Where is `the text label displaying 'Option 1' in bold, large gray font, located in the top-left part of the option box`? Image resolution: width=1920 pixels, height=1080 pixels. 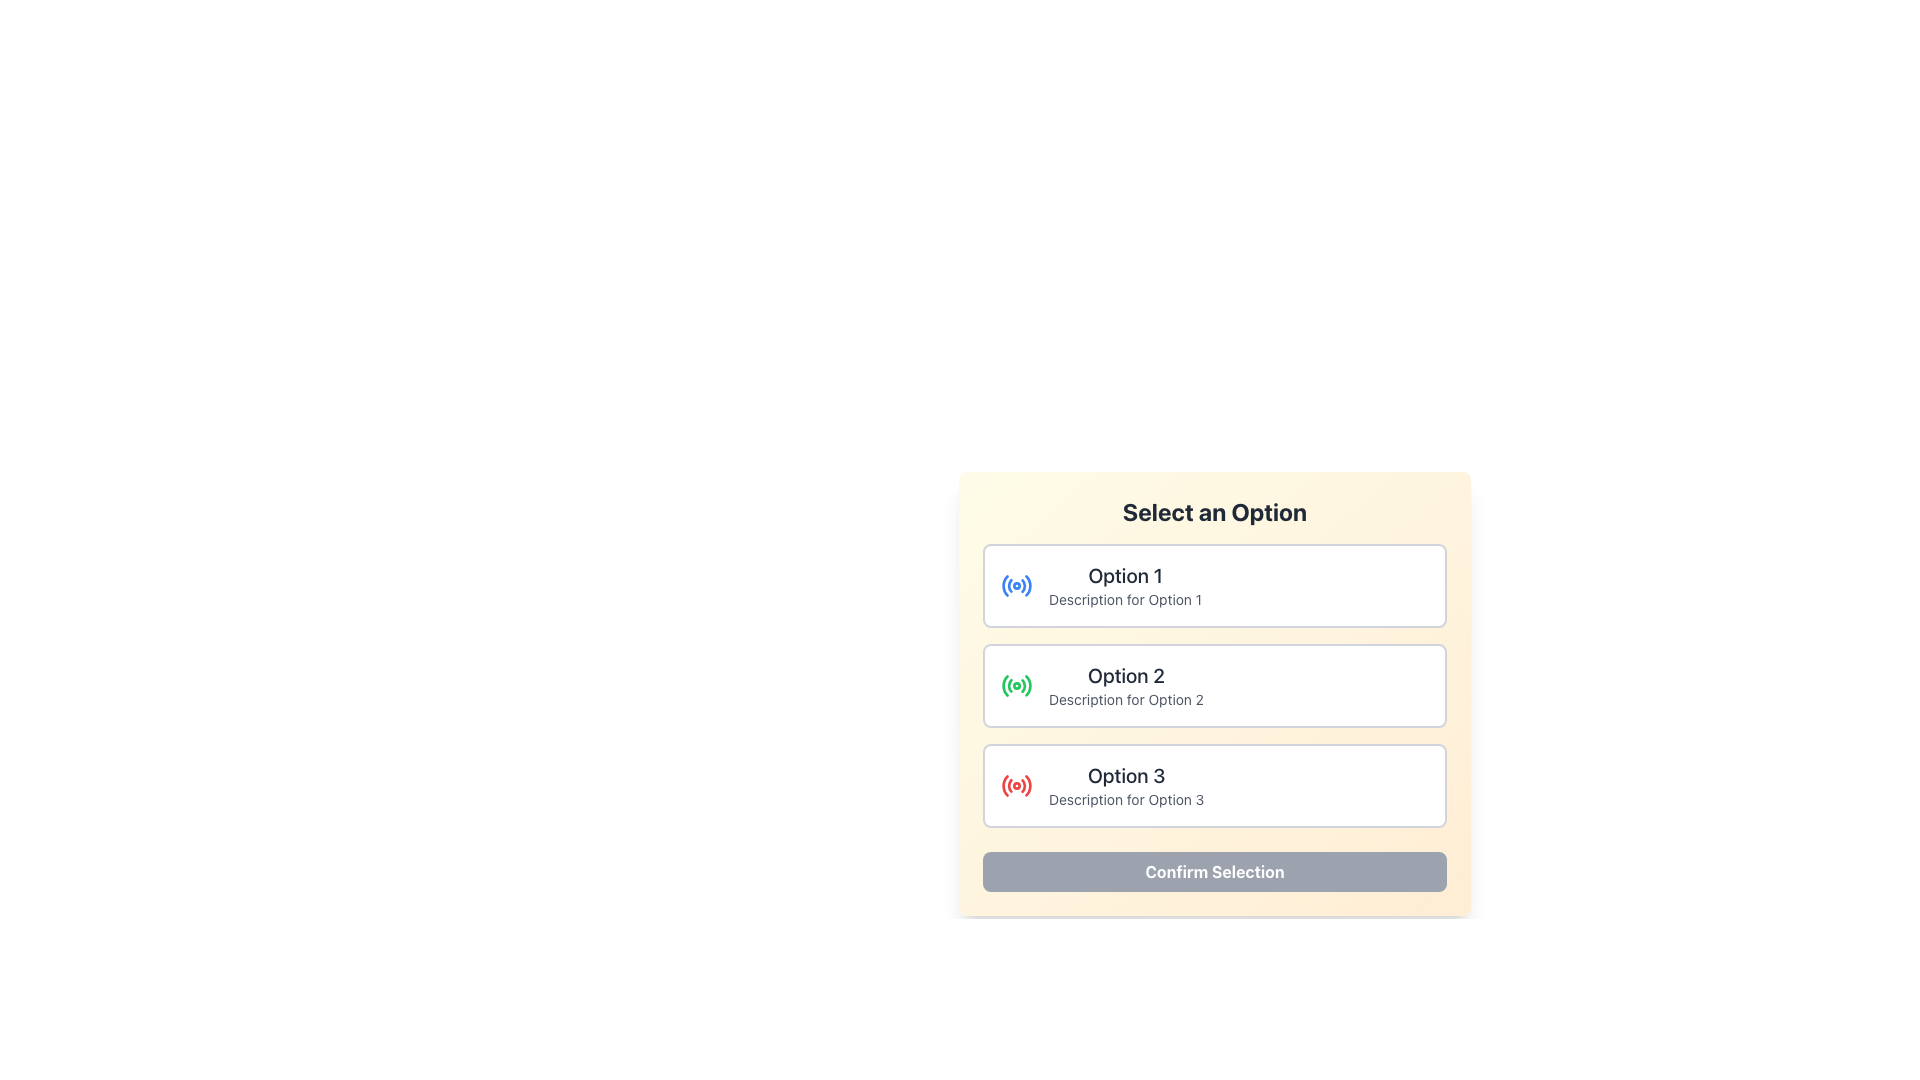 the text label displaying 'Option 1' in bold, large gray font, located in the top-left part of the option box is located at coordinates (1125, 575).